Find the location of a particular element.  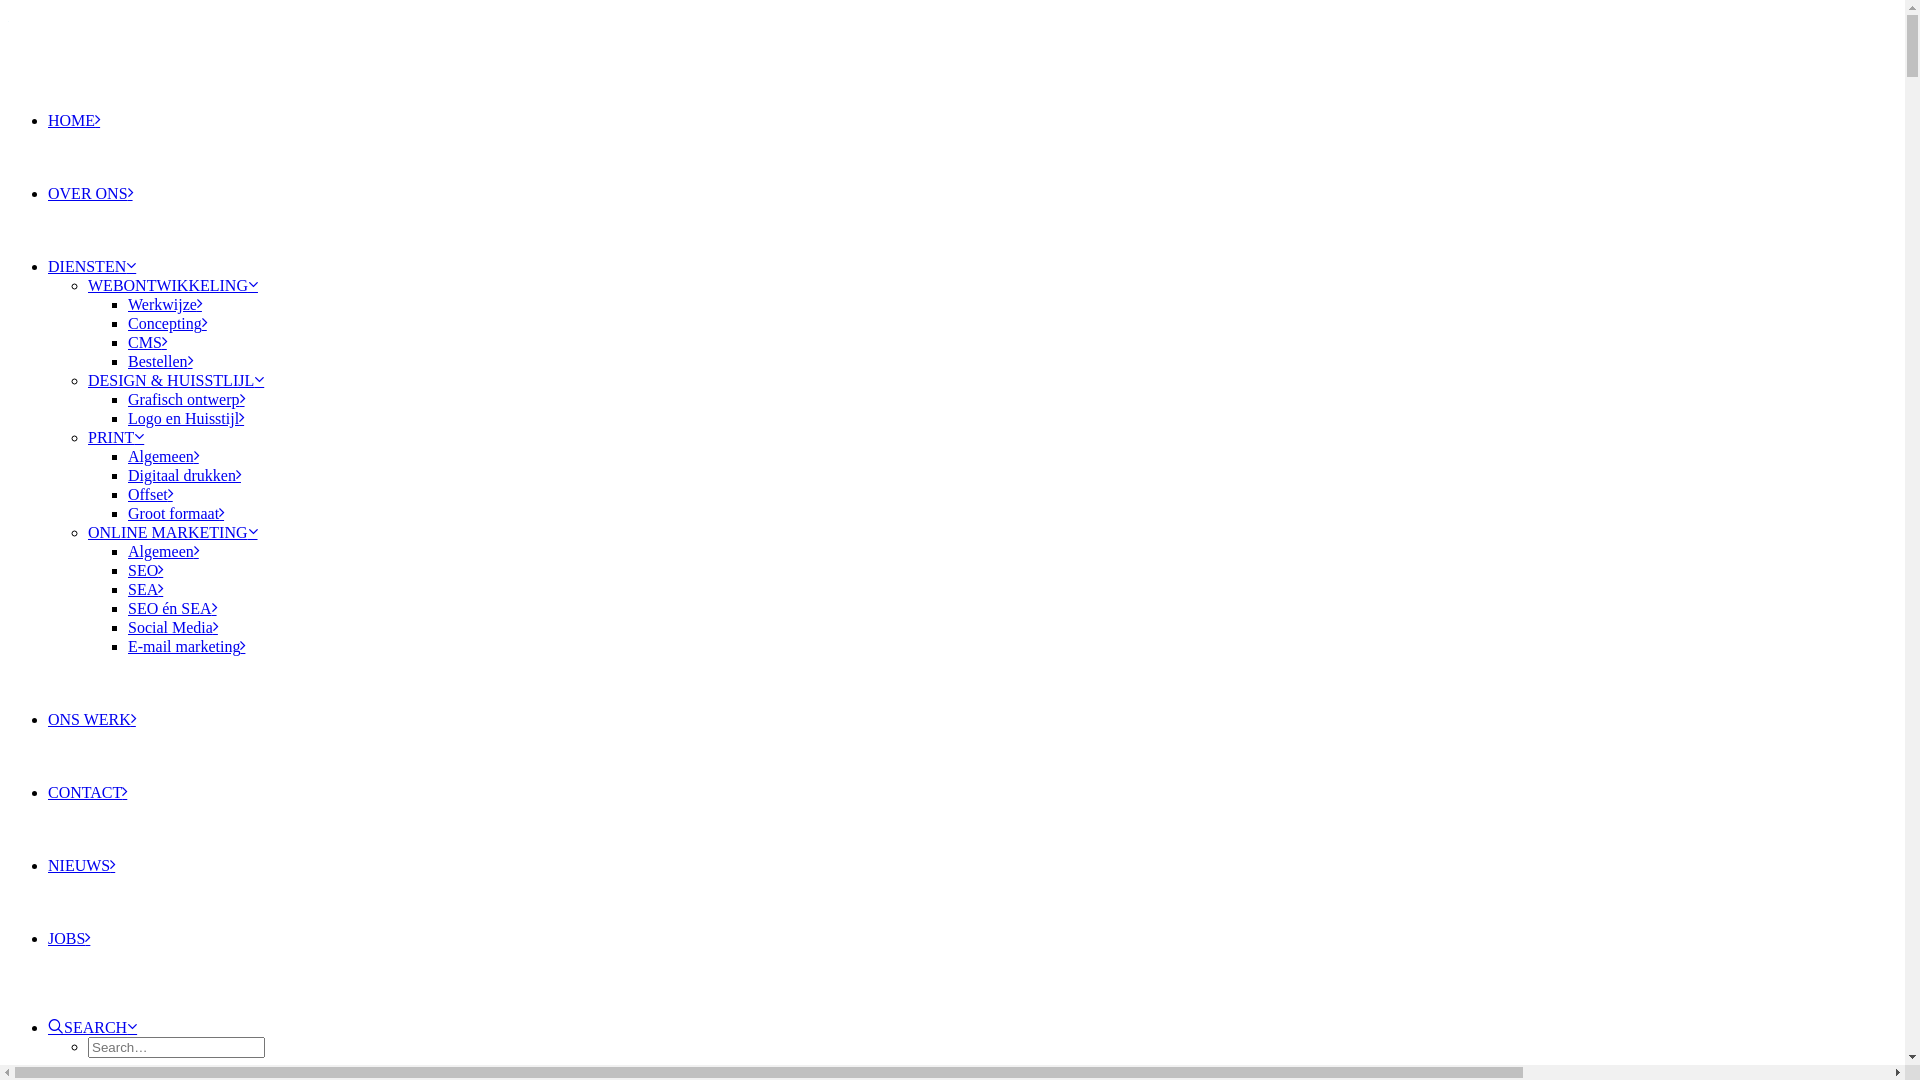

'Bestellen' is located at coordinates (160, 361).